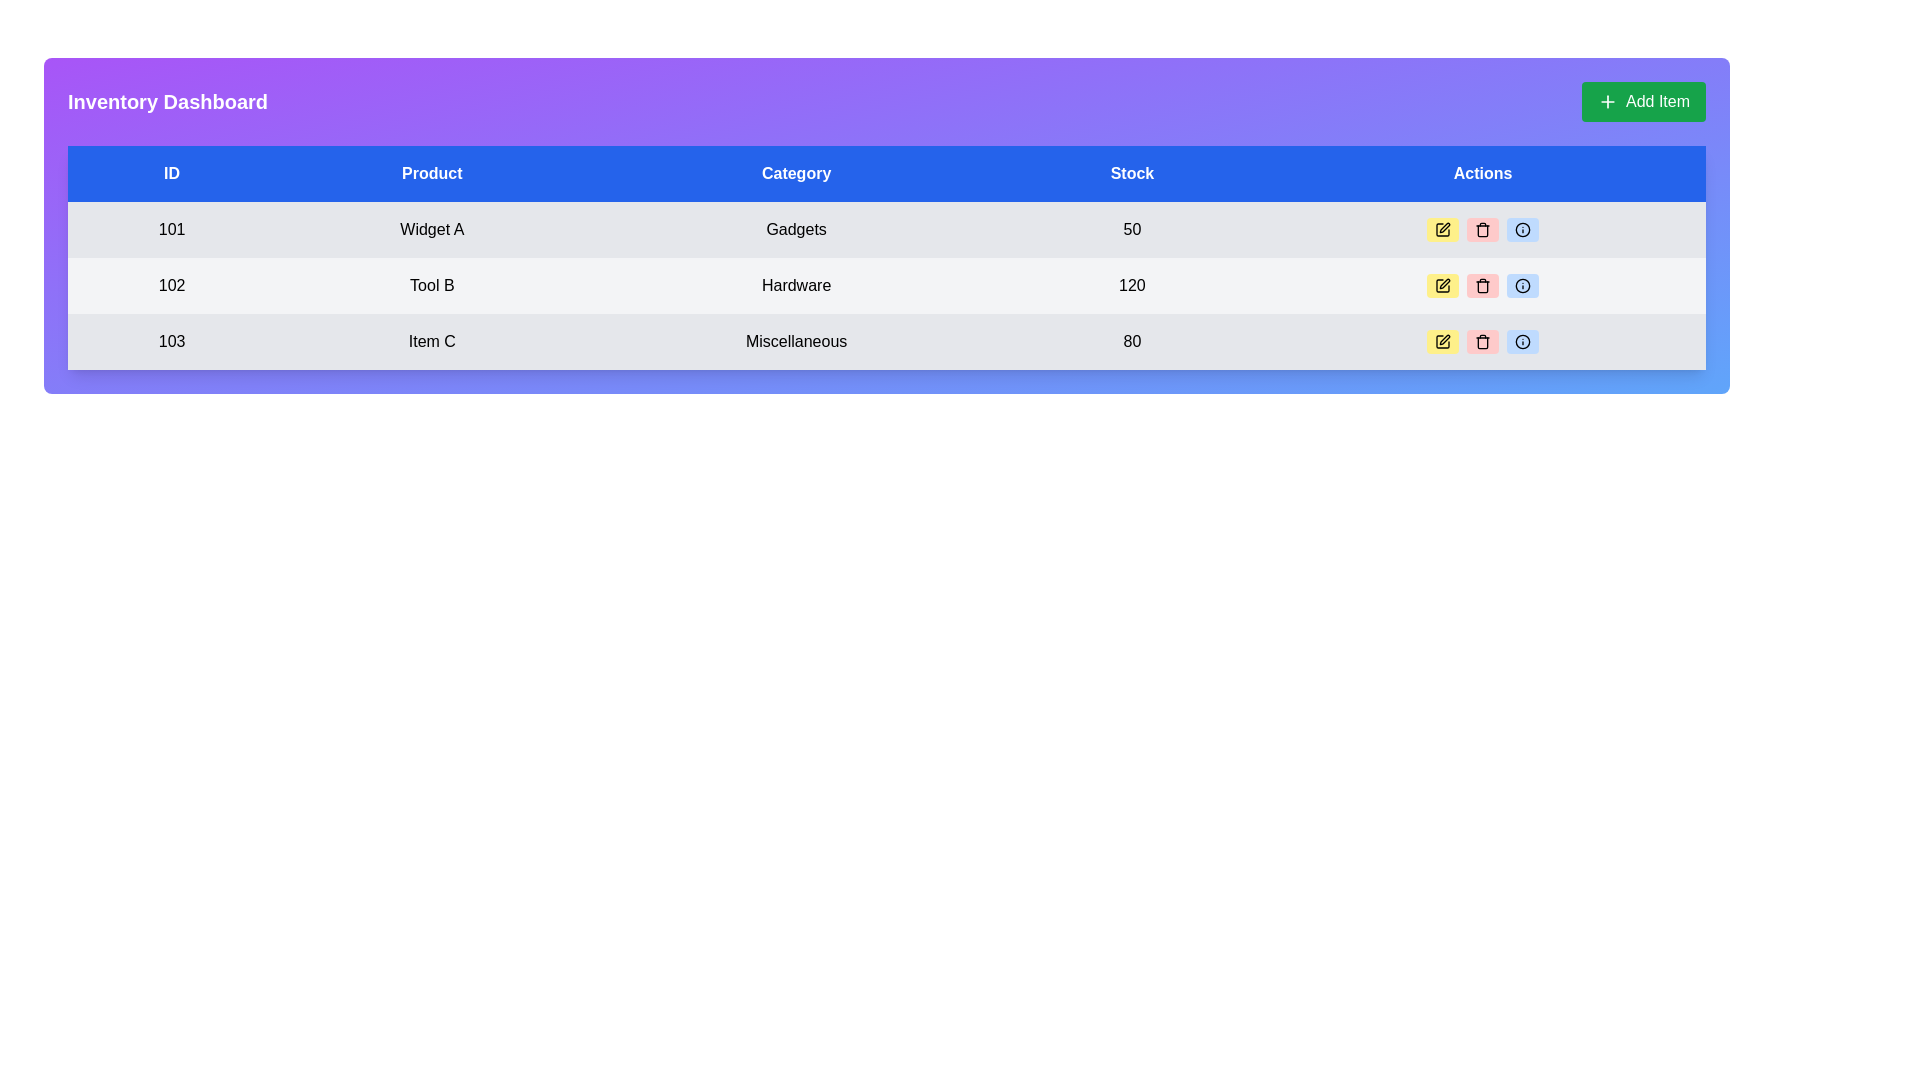 This screenshot has height=1080, width=1920. What do you see at coordinates (172, 229) in the screenshot?
I see `text '101' from the text label element located in the 'ID' column of the first row in the table` at bounding box center [172, 229].